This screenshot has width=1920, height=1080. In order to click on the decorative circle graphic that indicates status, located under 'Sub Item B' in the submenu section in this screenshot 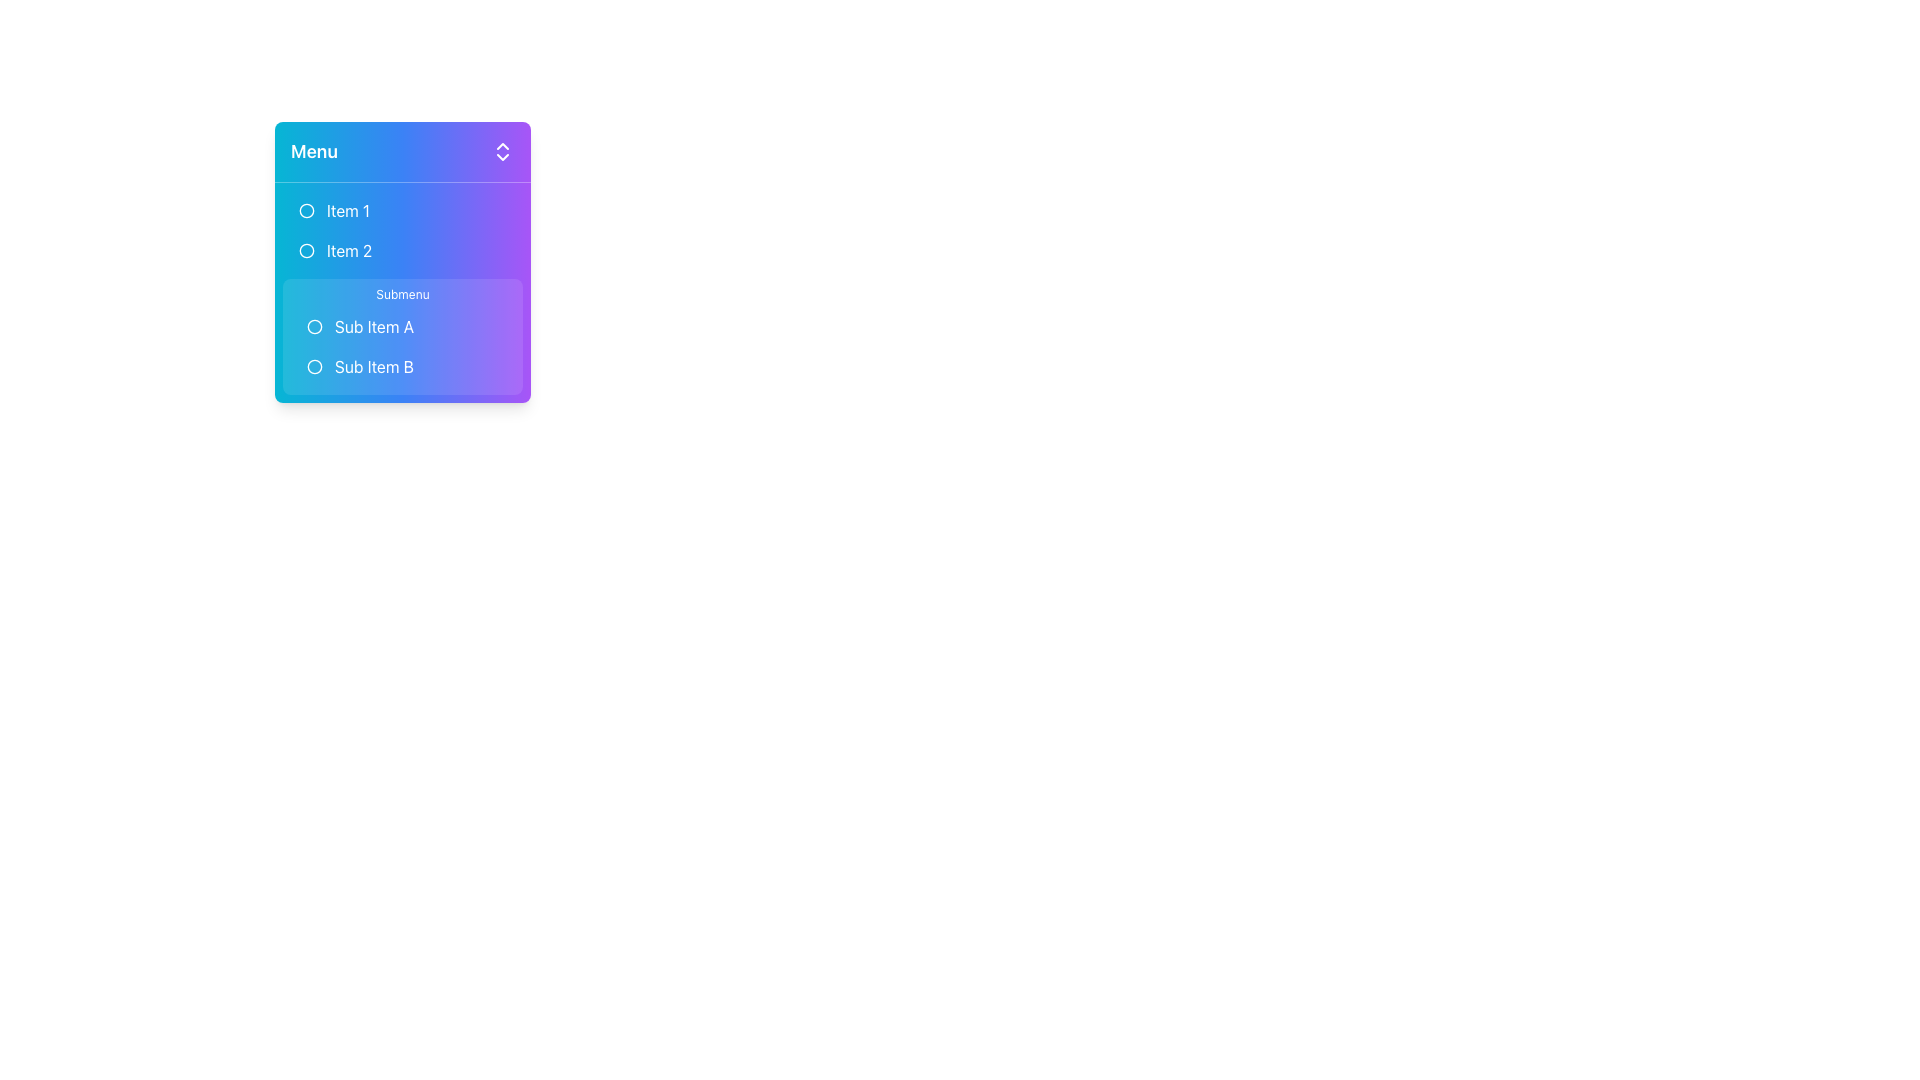, I will do `click(314, 366)`.